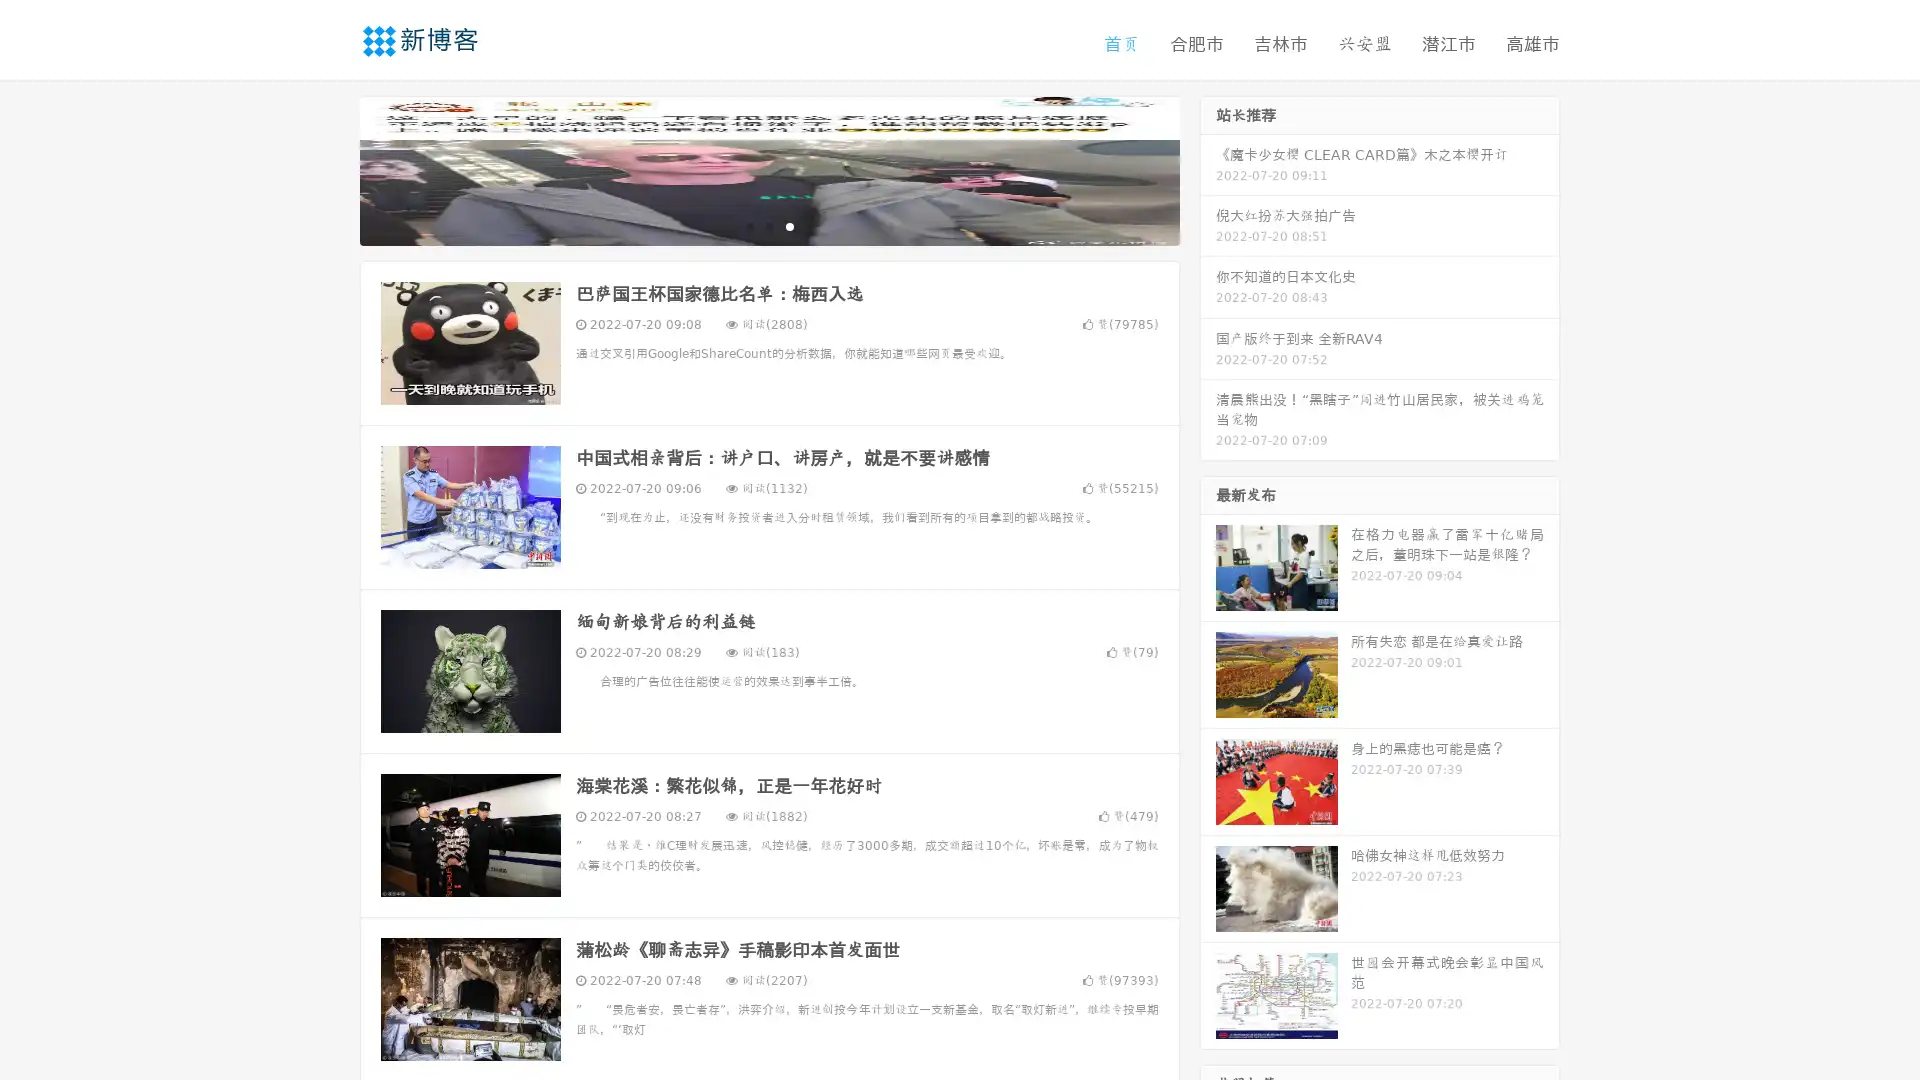  I want to click on Go to slide 3, so click(789, 225).